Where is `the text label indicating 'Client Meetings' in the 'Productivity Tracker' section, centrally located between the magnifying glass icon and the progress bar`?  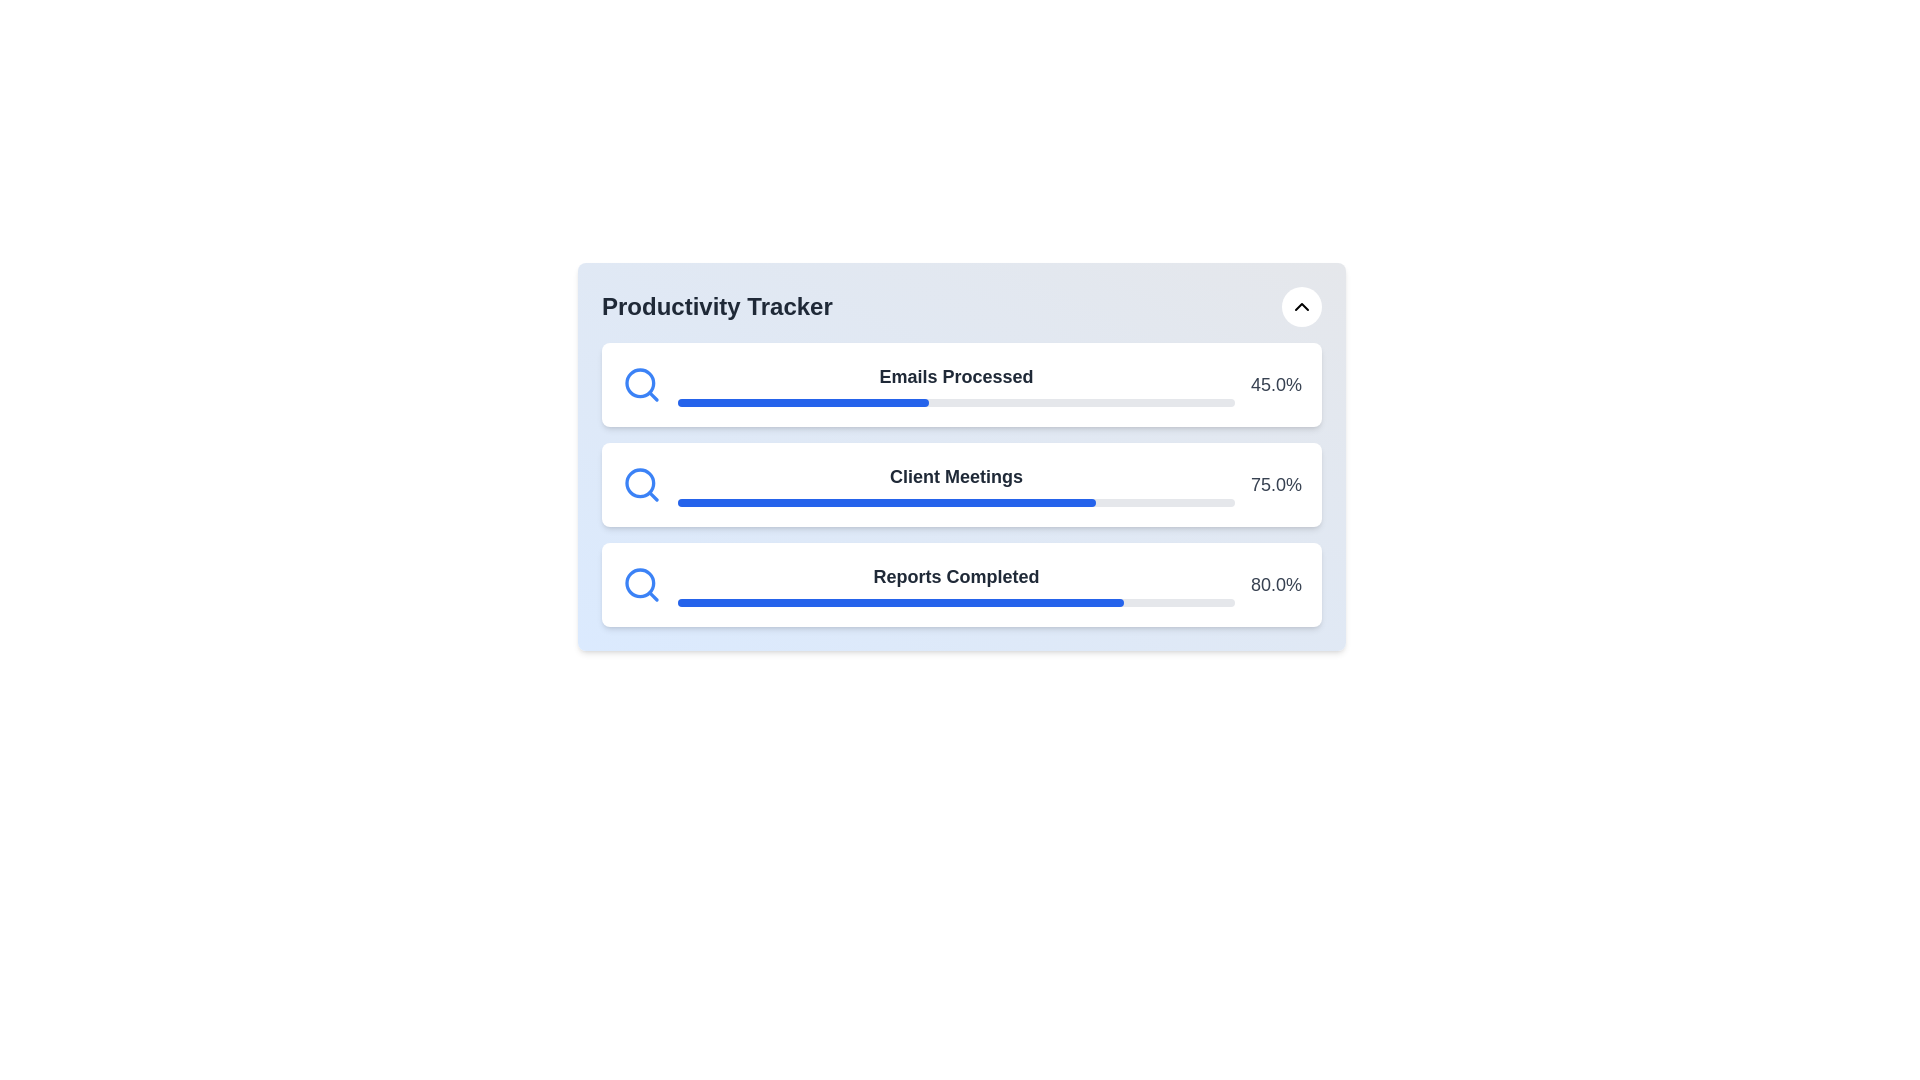
the text label indicating 'Client Meetings' in the 'Productivity Tracker' section, centrally located between the magnifying glass icon and the progress bar is located at coordinates (955, 477).